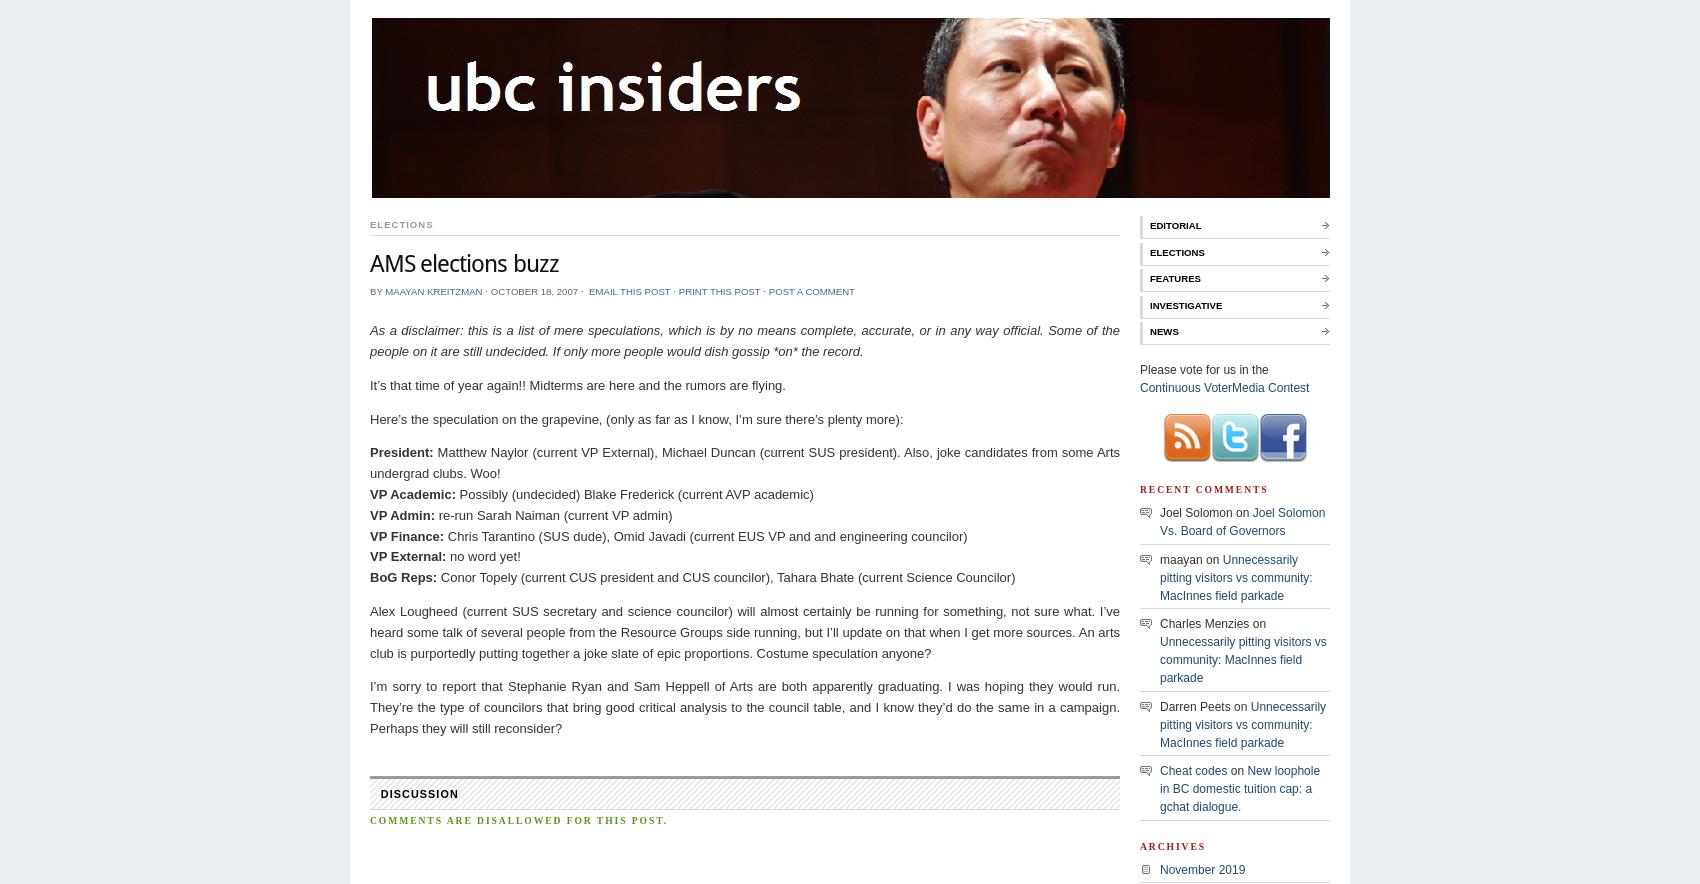  I want to click on 'October 18, 2007', so click(532, 289).